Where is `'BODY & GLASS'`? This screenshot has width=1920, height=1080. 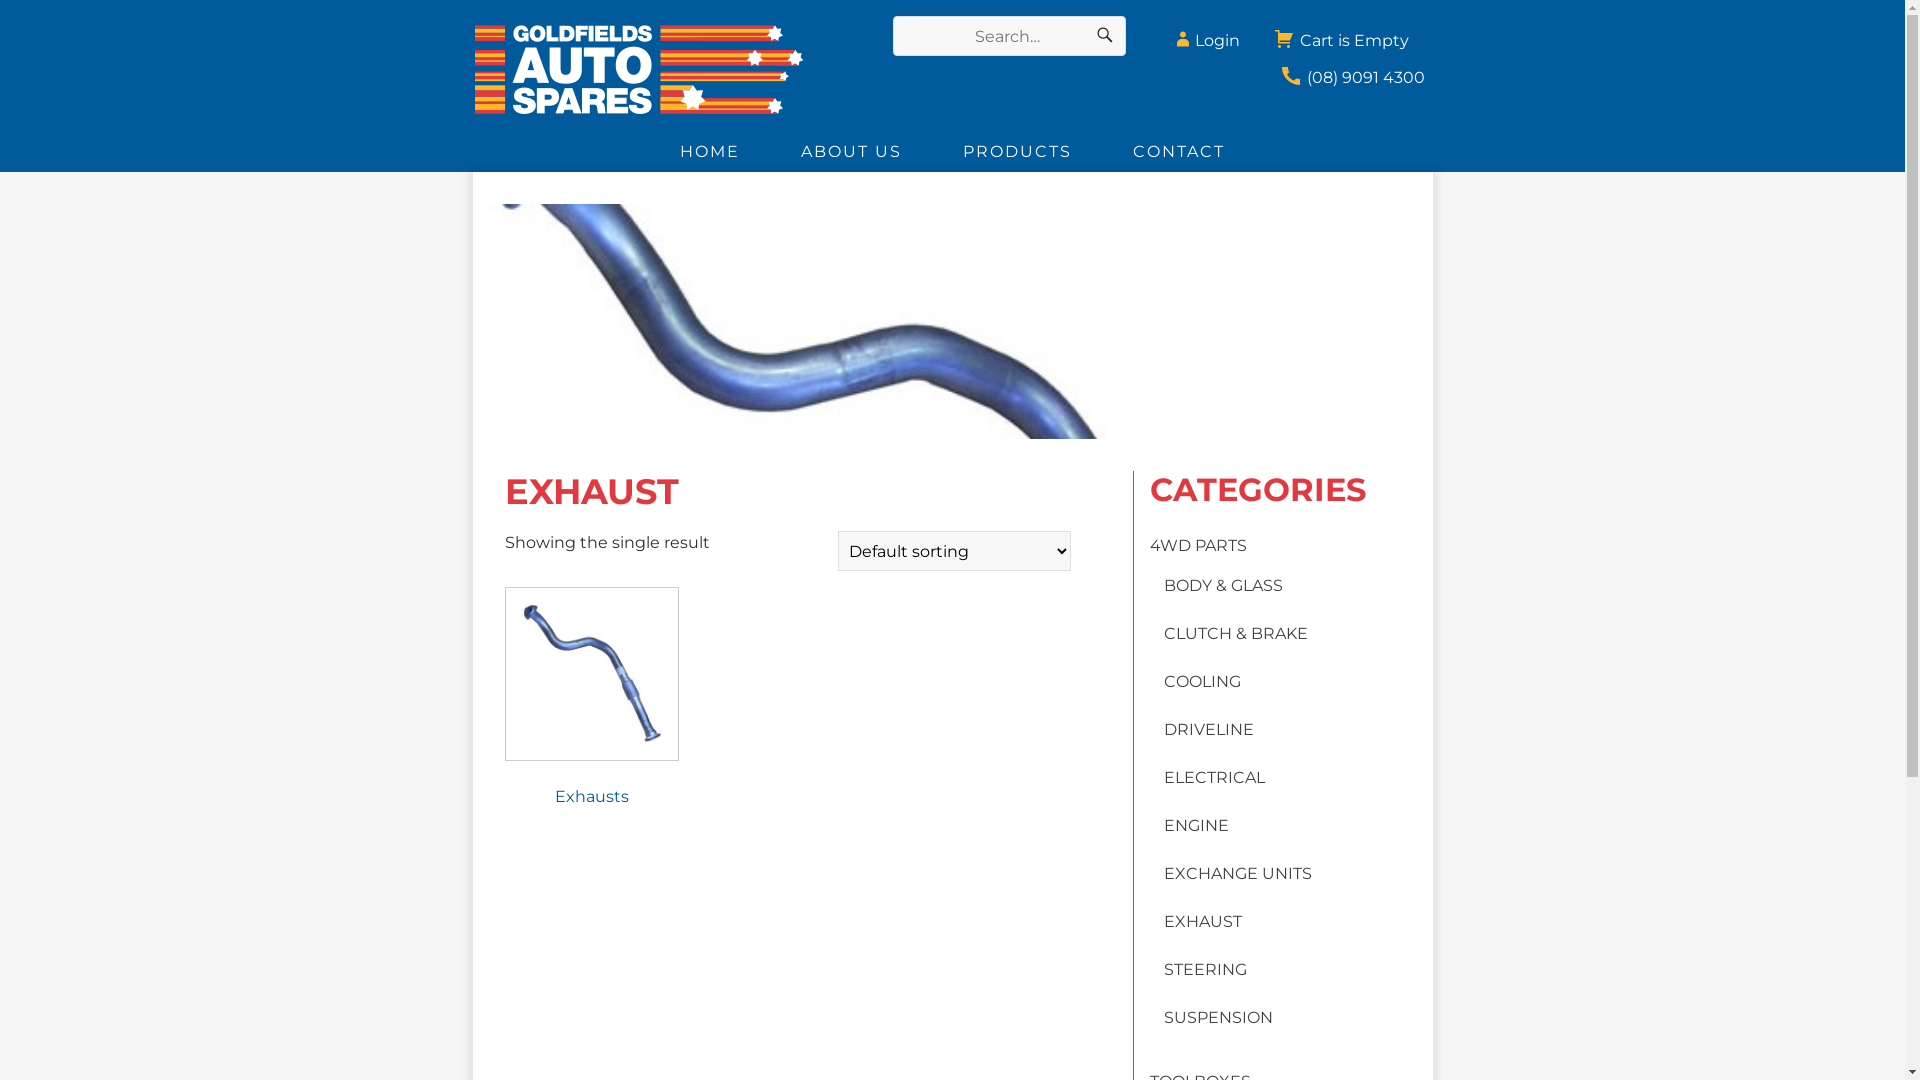
'BODY & GLASS' is located at coordinates (1222, 585).